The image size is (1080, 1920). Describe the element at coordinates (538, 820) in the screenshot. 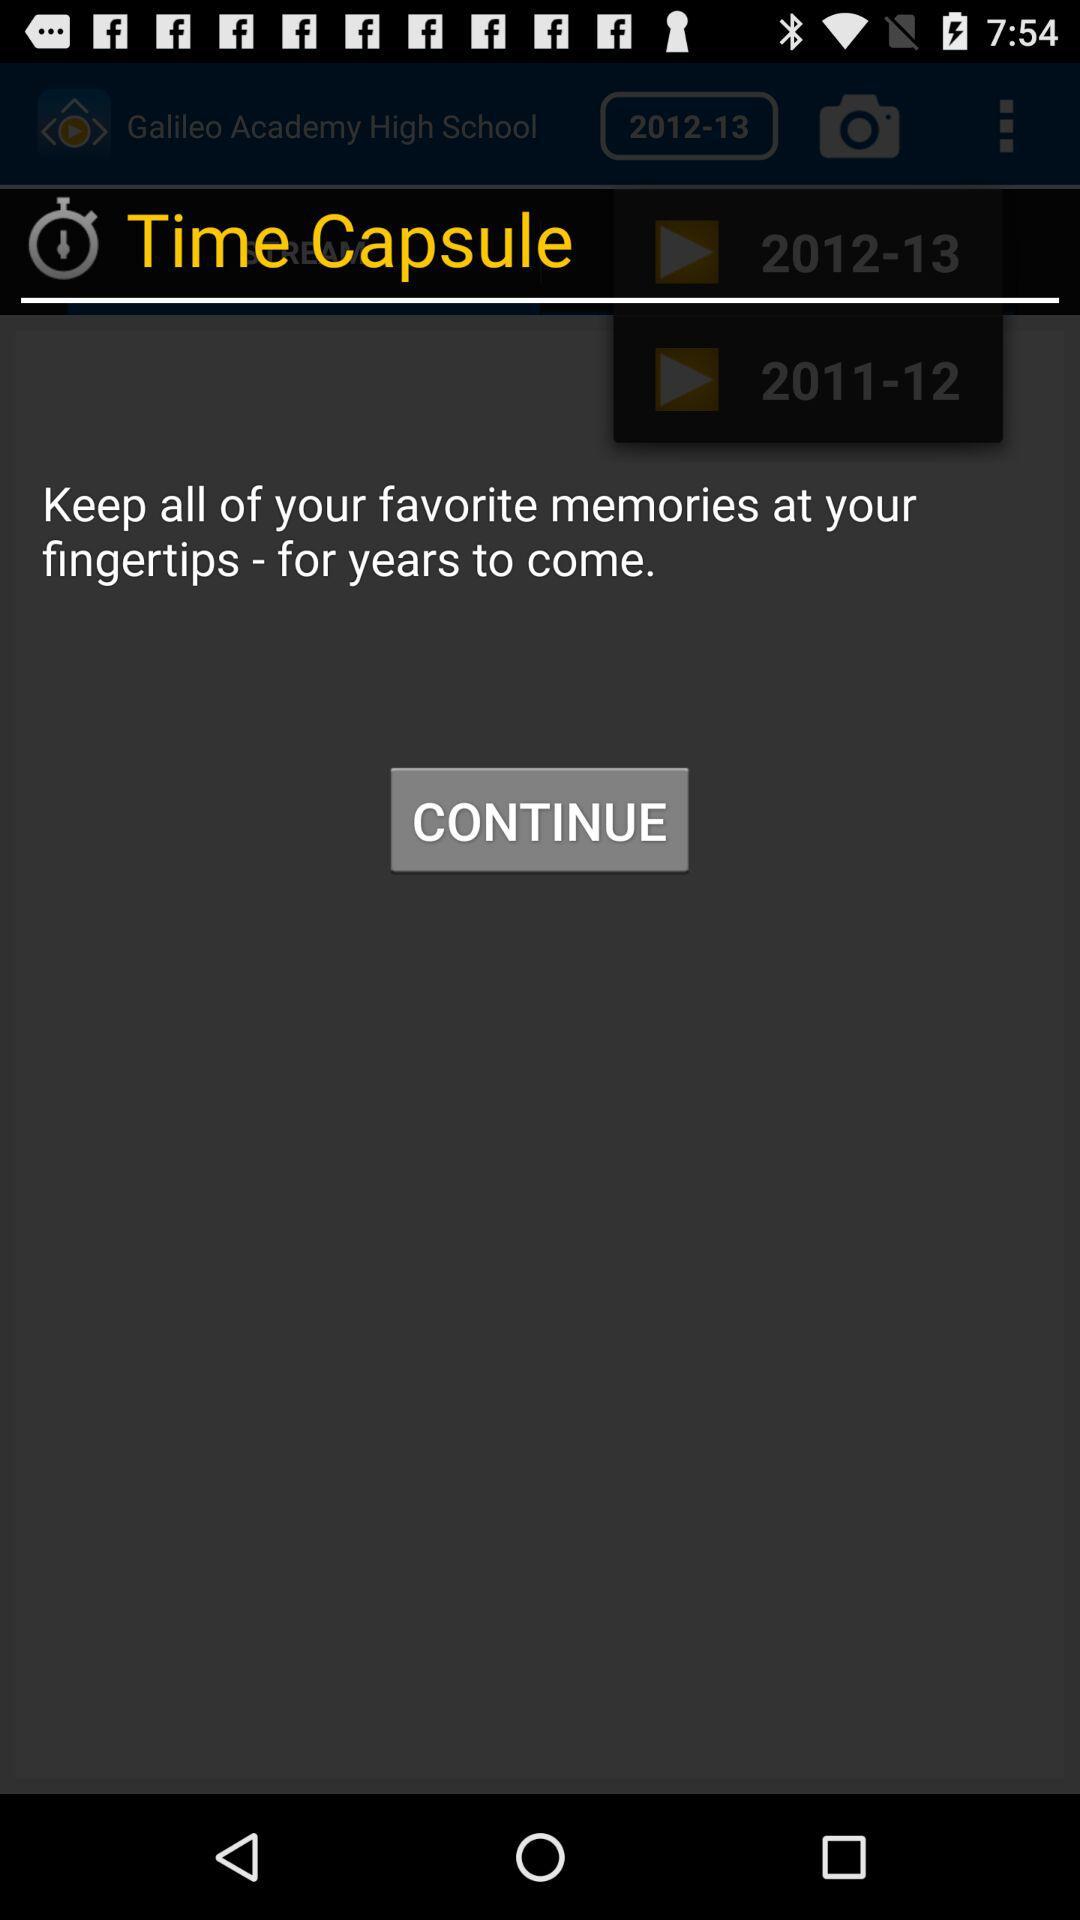

I see `item below keep all of icon` at that location.